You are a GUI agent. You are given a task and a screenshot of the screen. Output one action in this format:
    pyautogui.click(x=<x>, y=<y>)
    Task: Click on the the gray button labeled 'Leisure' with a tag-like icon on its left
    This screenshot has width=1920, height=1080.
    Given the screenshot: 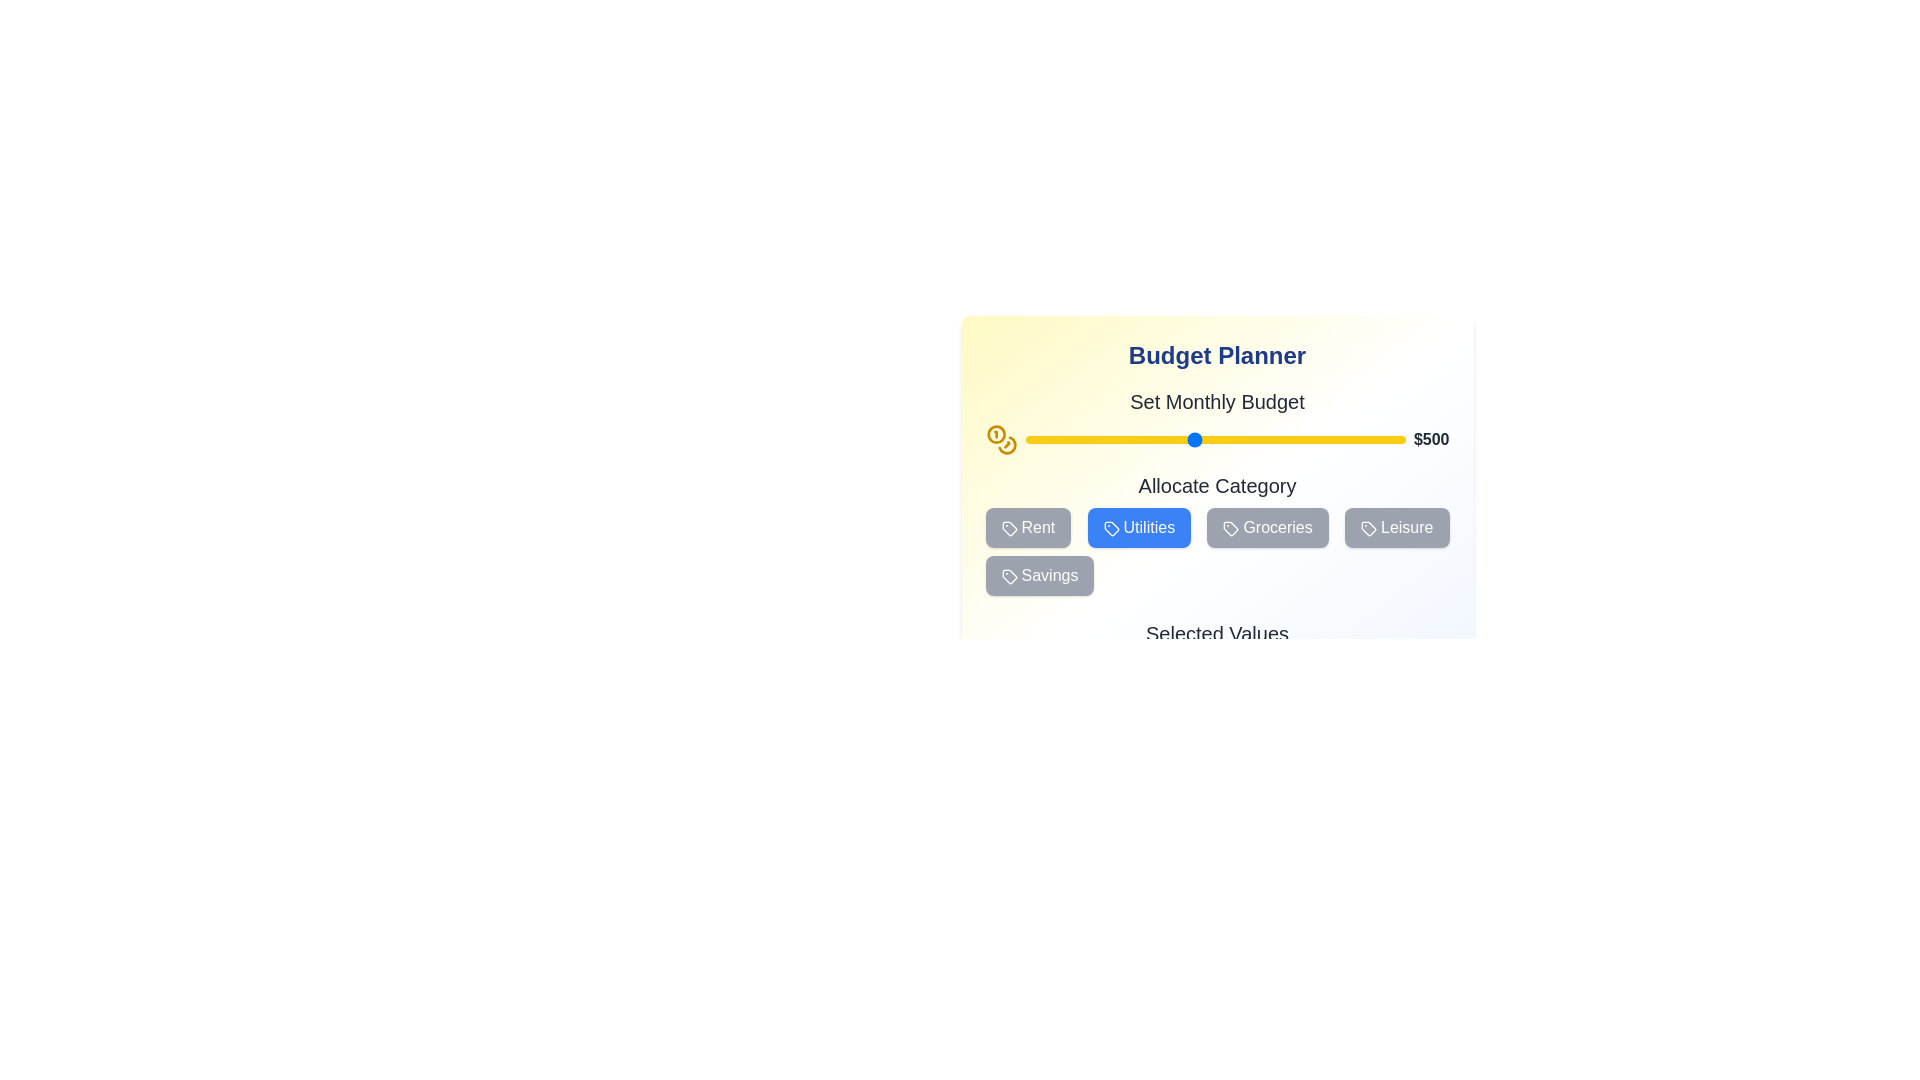 What is the action you would take?
    pyautogui.click(x=1395, y=527)
    